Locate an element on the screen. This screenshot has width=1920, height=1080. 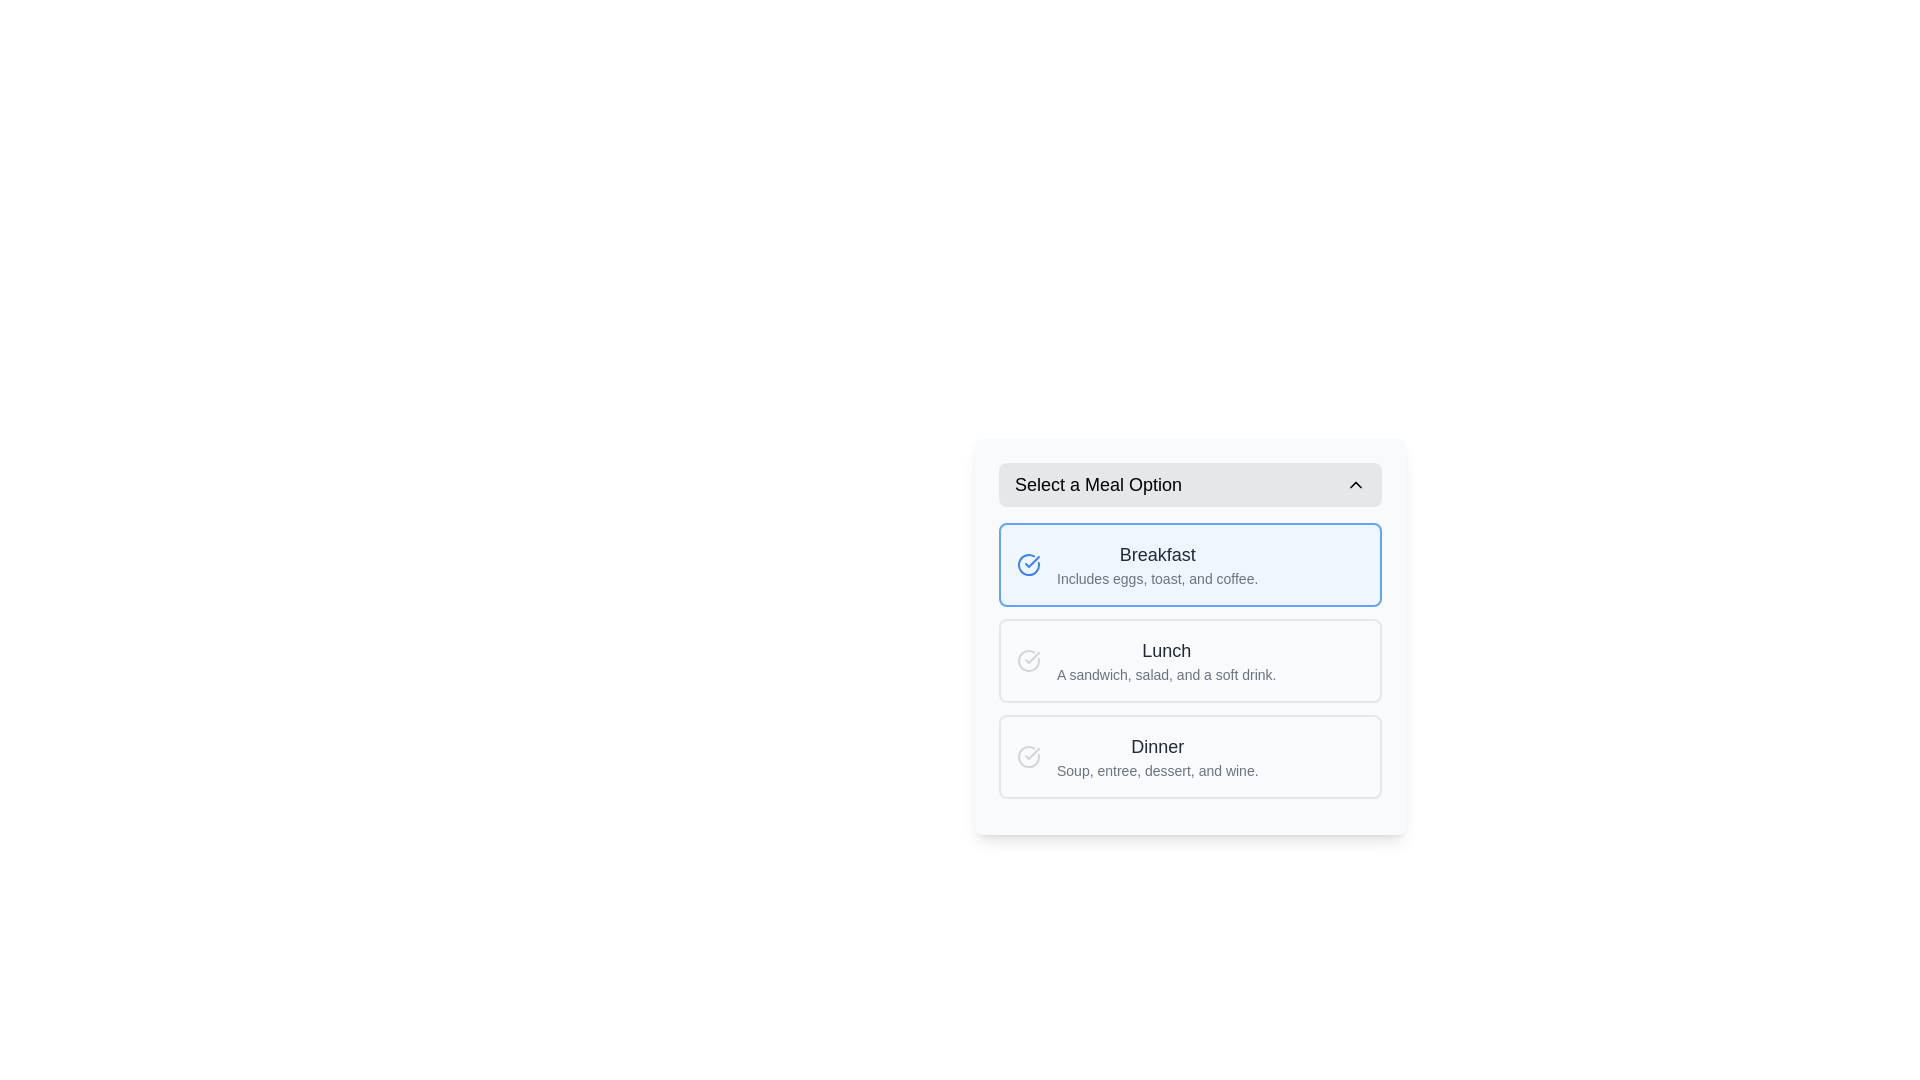
the blue checkmark icon within a circle located to the left of the 'Breakfast' text in the selection menu if interactive context exists is located at coordinates (1032, 562).